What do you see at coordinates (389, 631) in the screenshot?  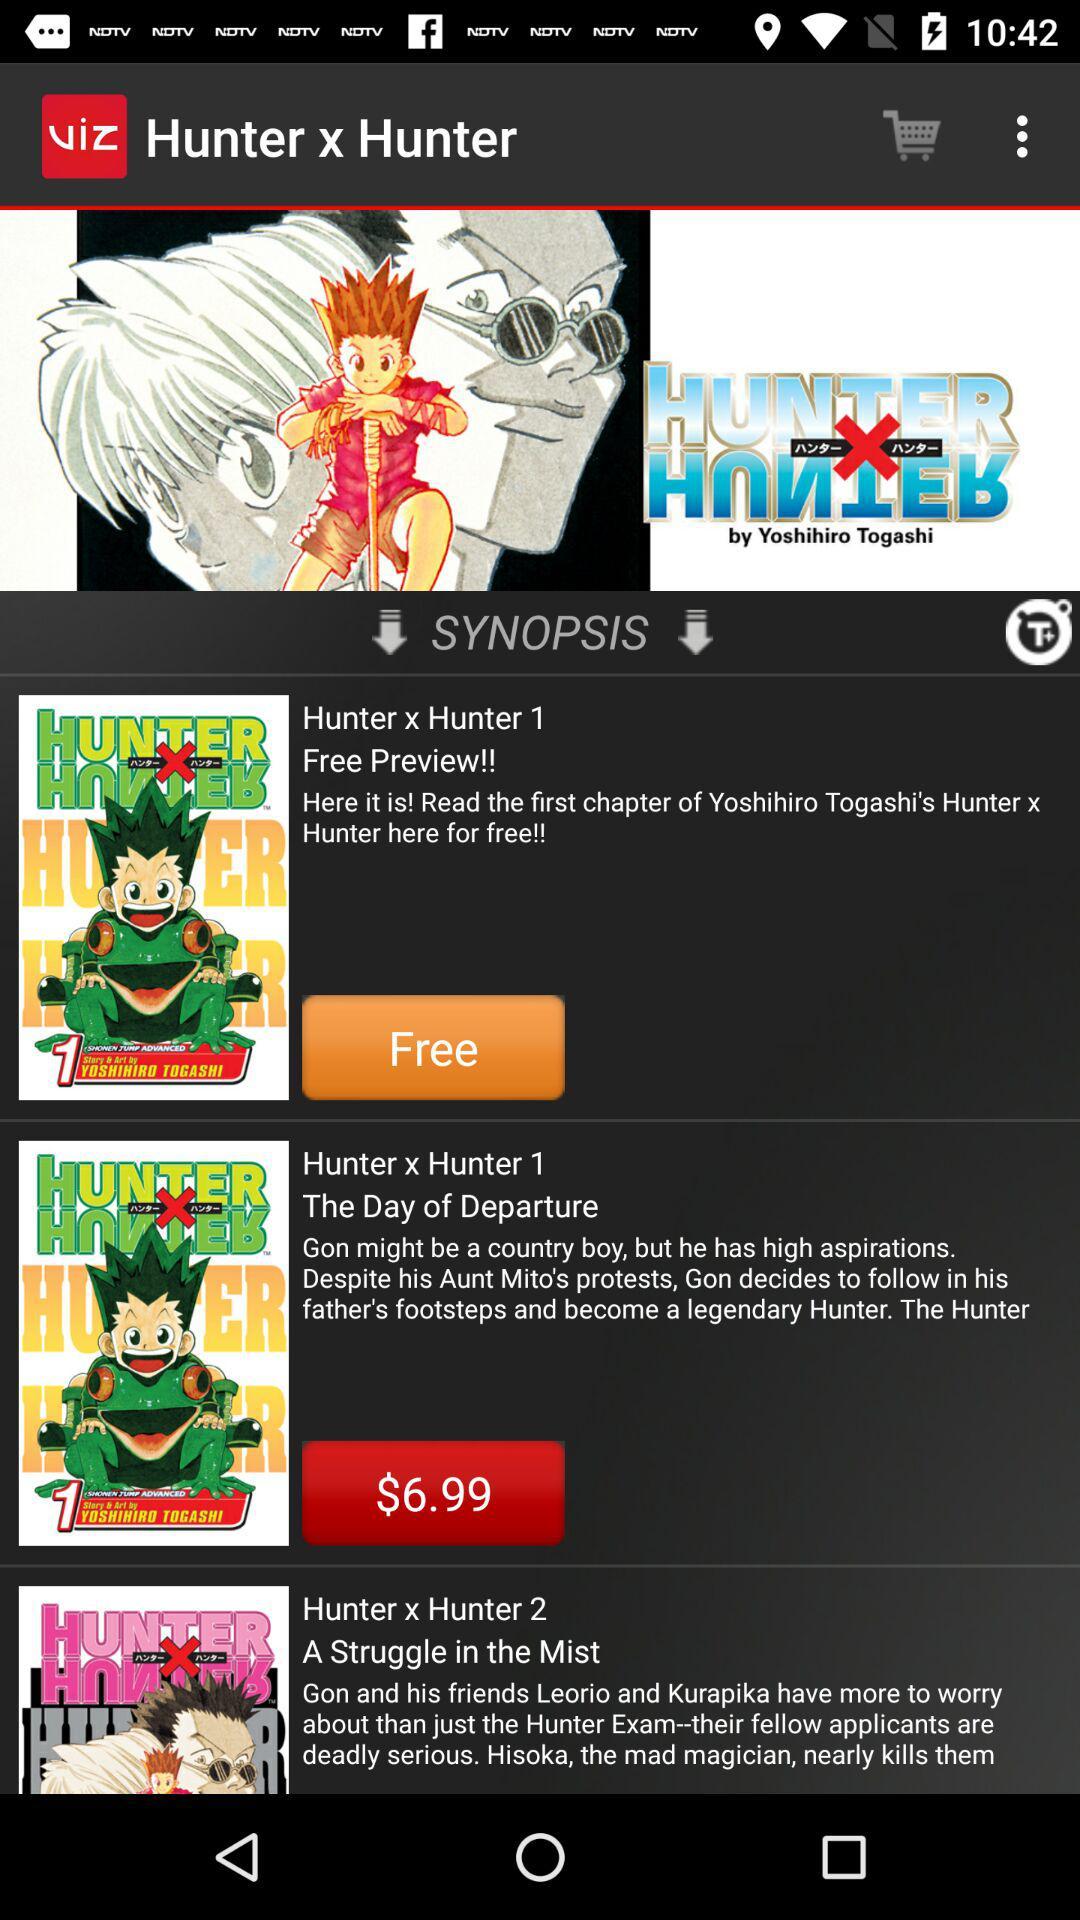 I see `item above hunter x hunter` at bounding box center [389, 631].